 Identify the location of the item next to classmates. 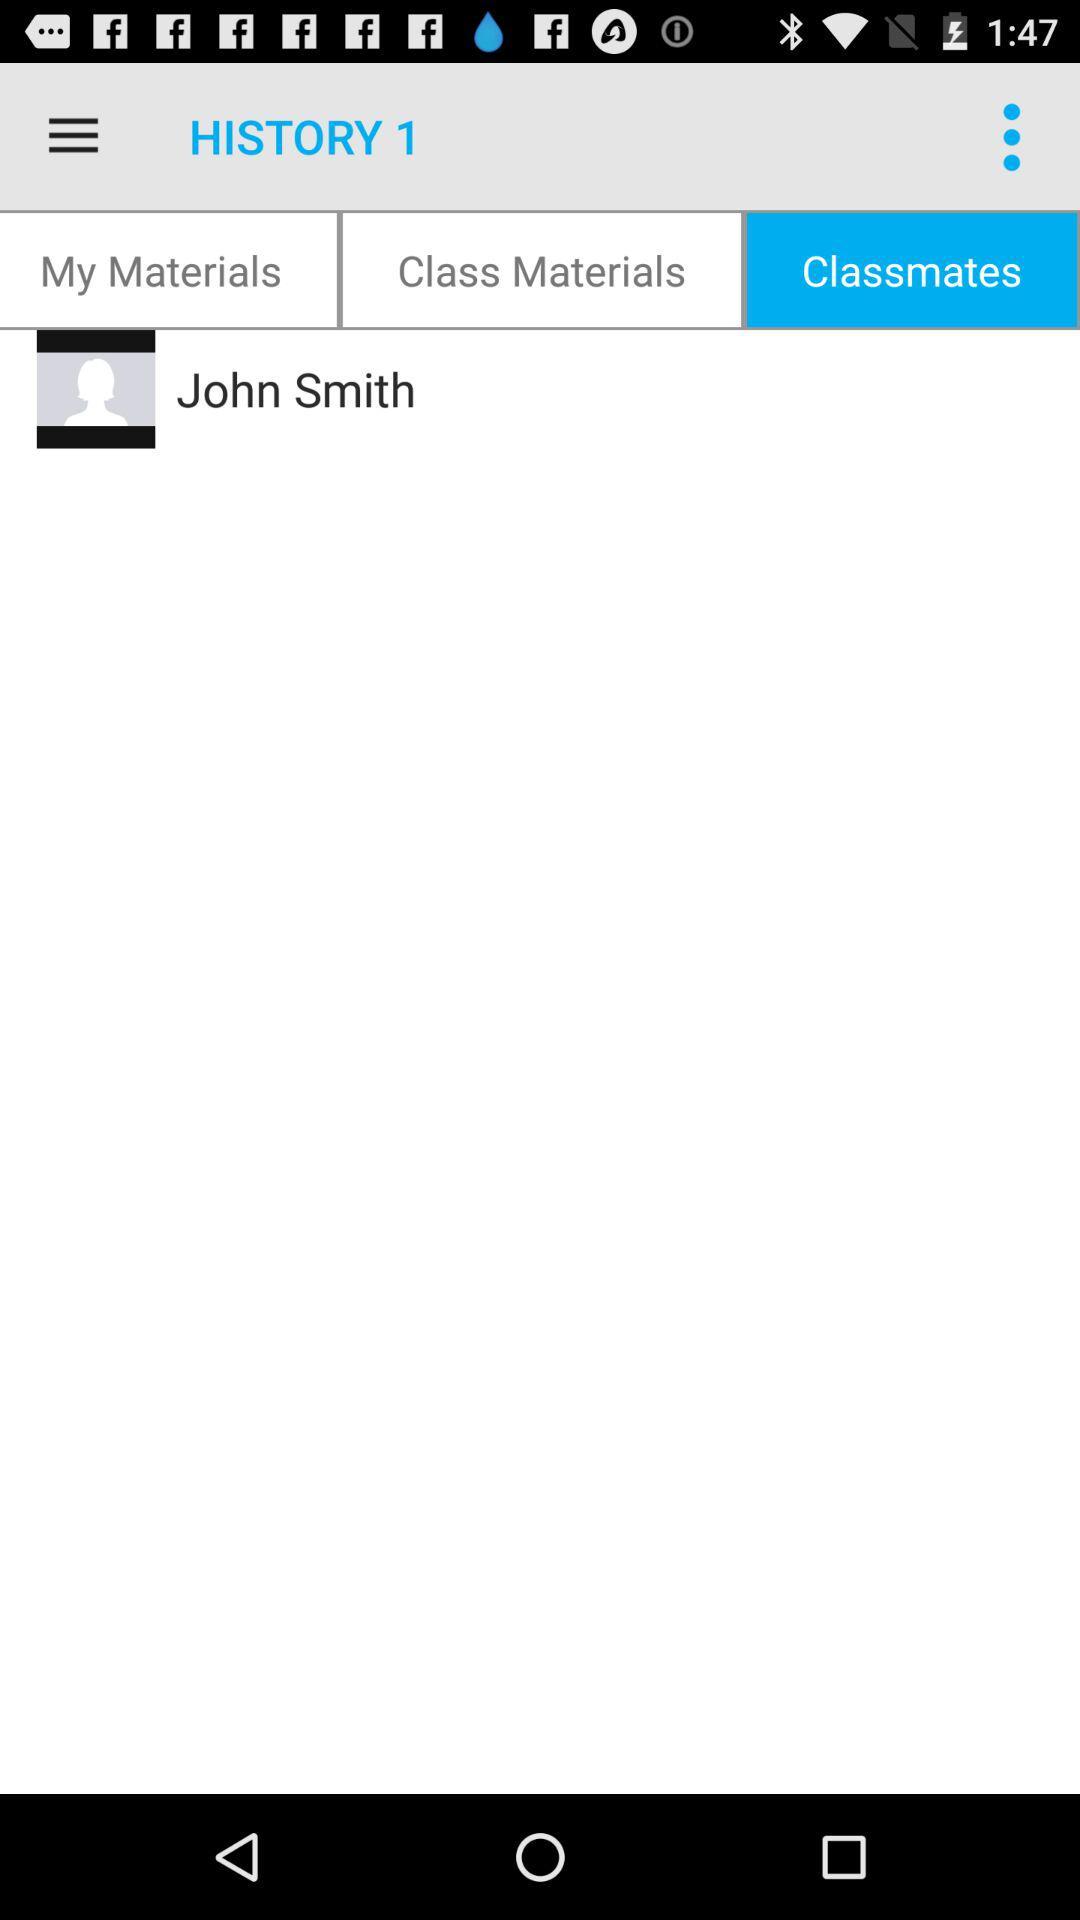
(541, 268).